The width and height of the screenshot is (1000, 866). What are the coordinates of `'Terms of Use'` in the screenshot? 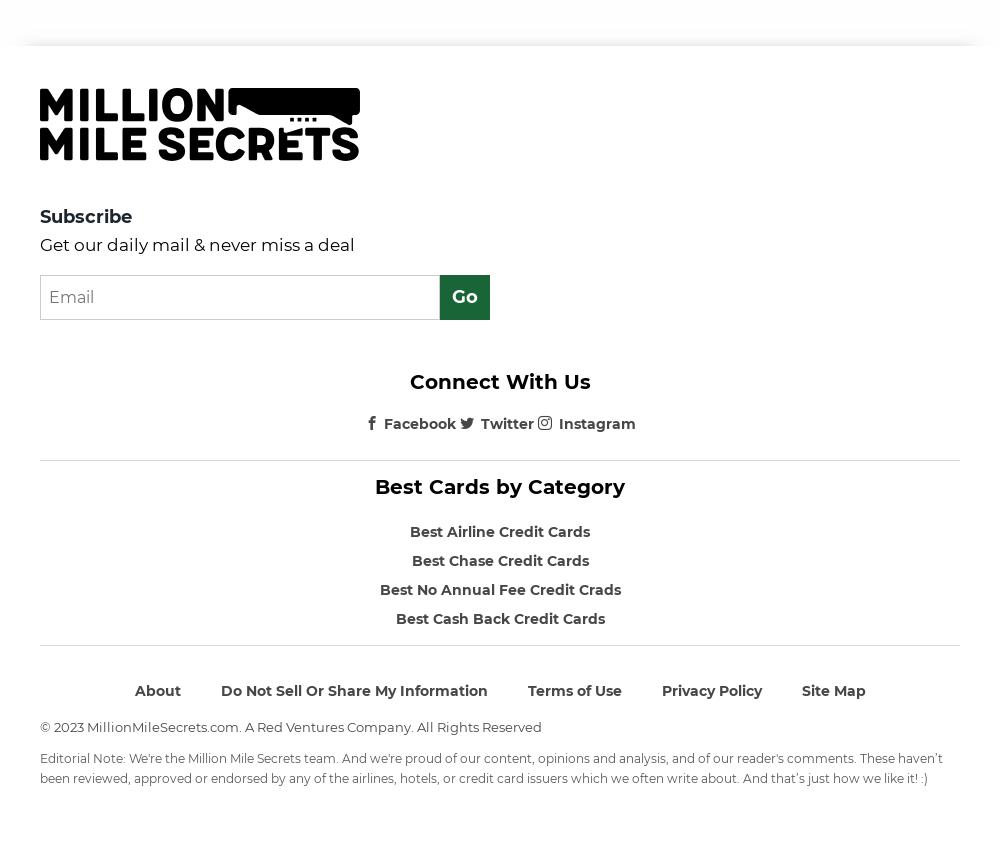 It's located at (573, 689).